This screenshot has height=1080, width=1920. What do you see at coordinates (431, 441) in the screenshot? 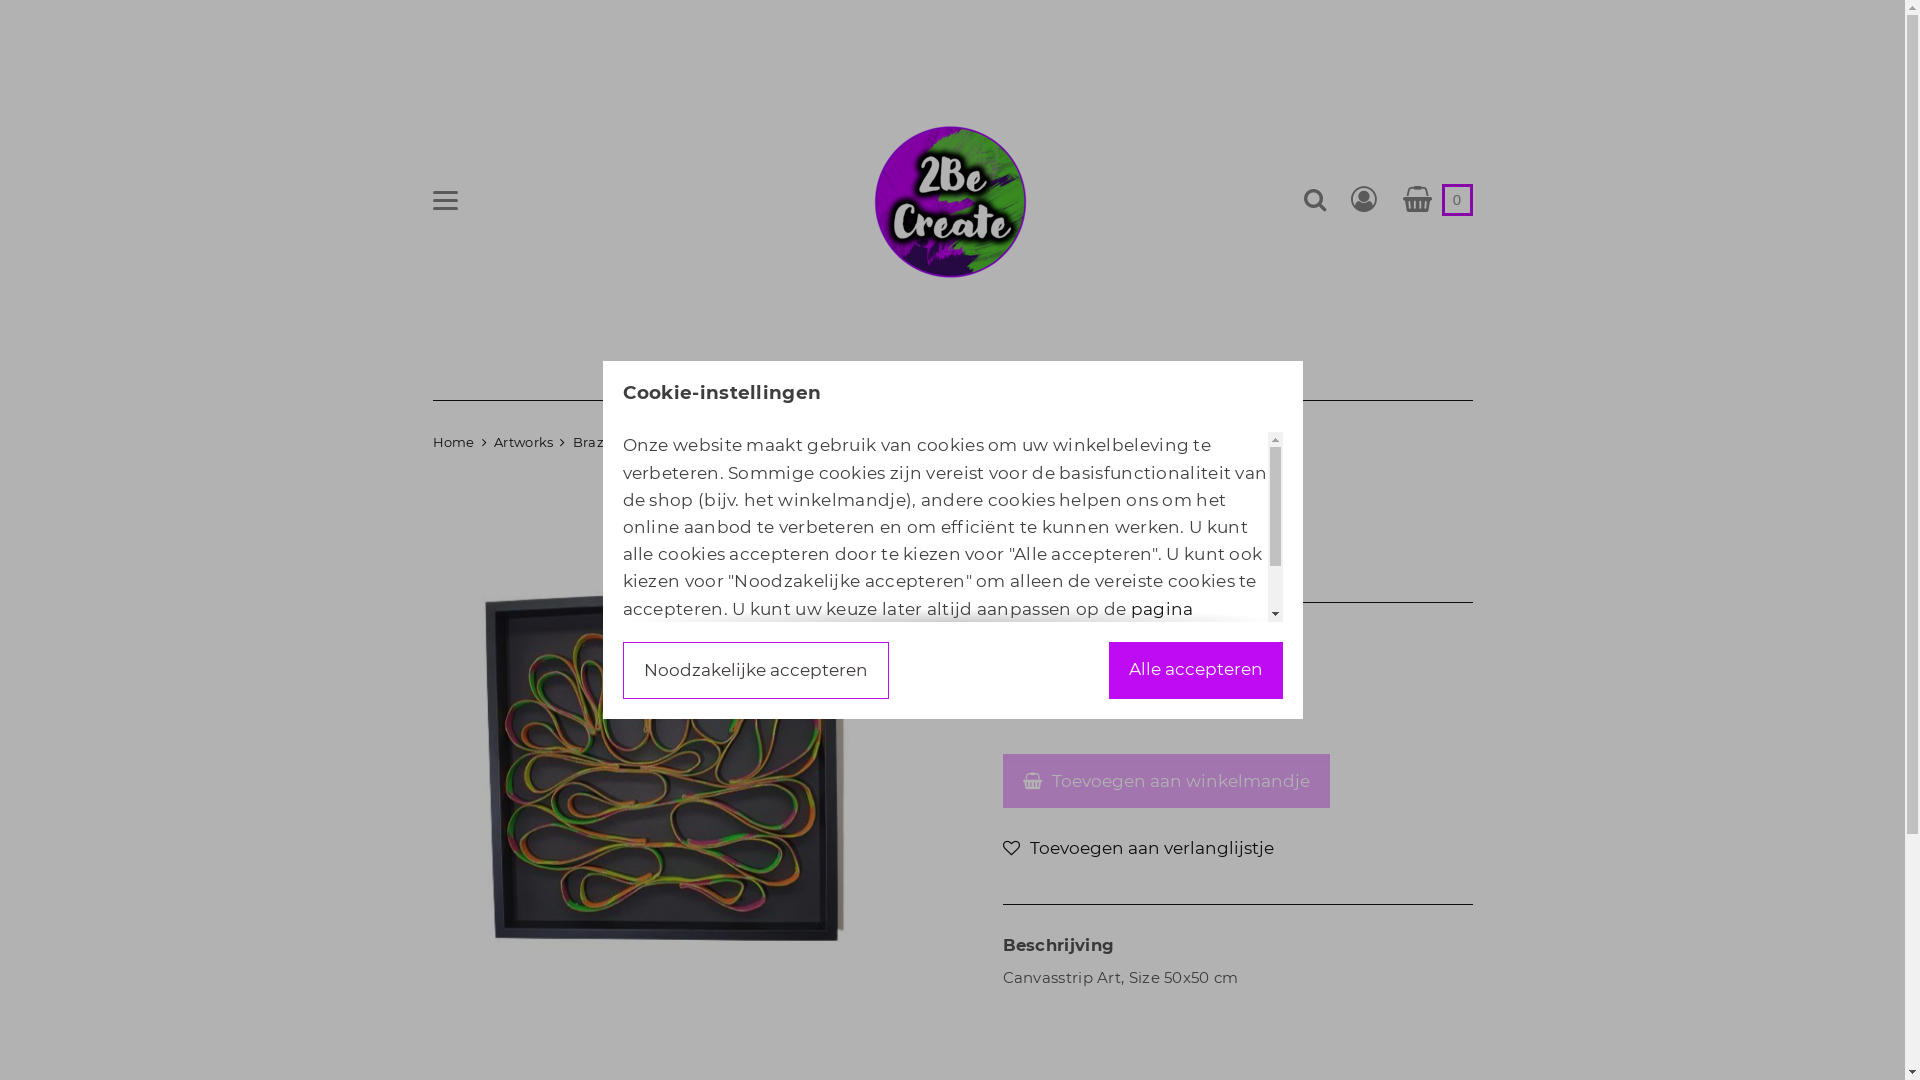
I see `'Home'` at bounding box center [431, 441].